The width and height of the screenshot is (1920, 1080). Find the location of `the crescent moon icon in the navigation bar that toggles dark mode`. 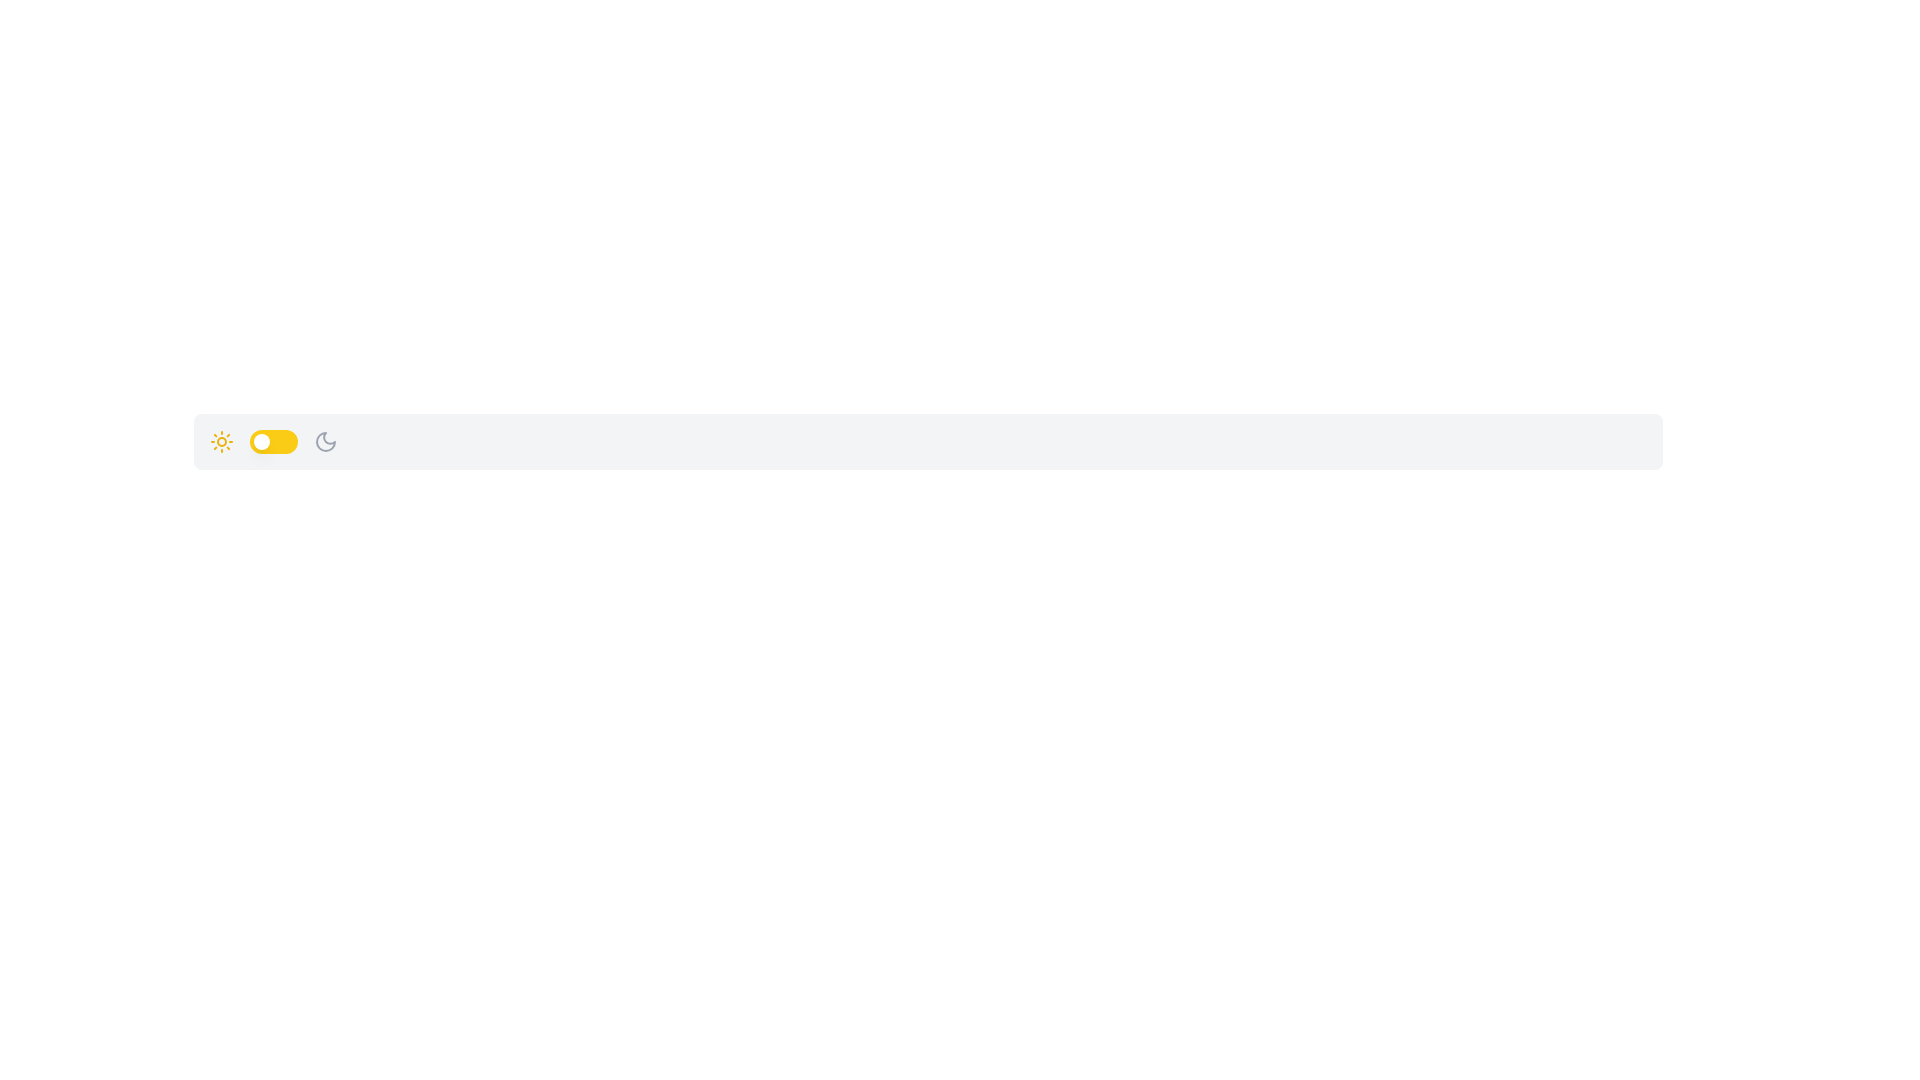

the crescent moon icon in the navigation bar that toggles dark mode is located at coordinates (326, 441).